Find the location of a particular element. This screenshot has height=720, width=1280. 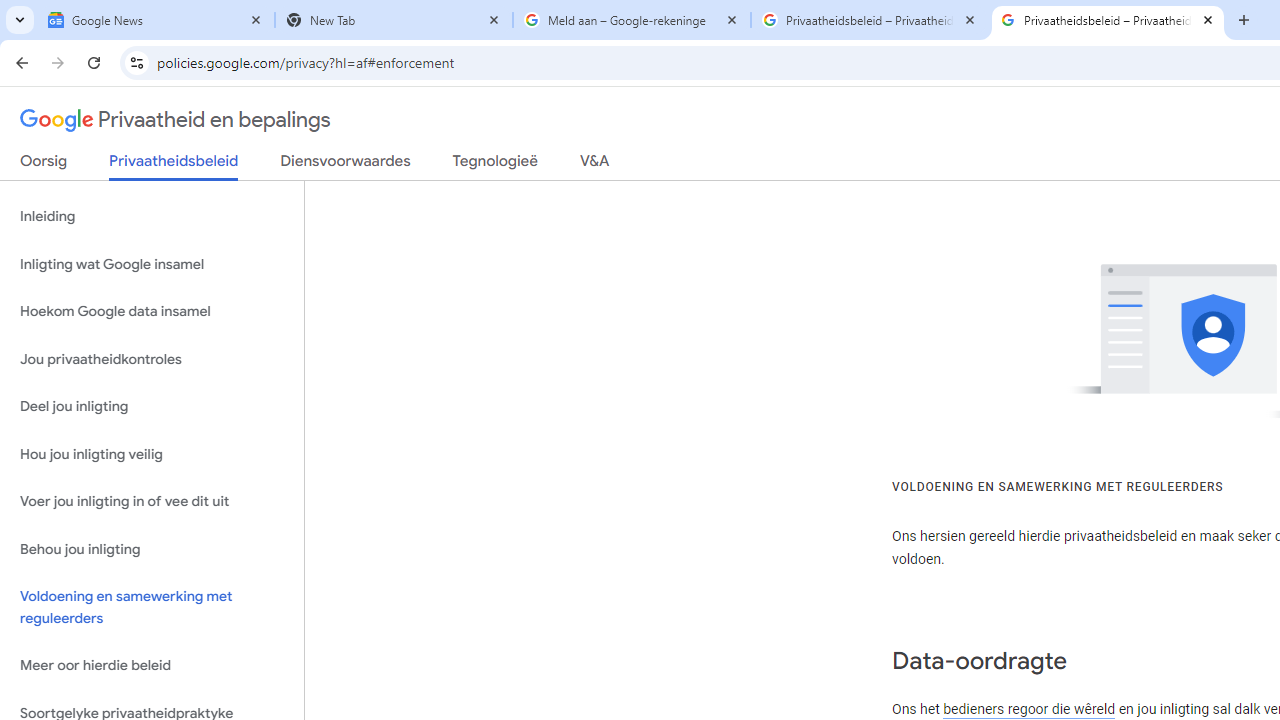

'Meer oor hierdie beleid' is located at coordinates (151, 666).